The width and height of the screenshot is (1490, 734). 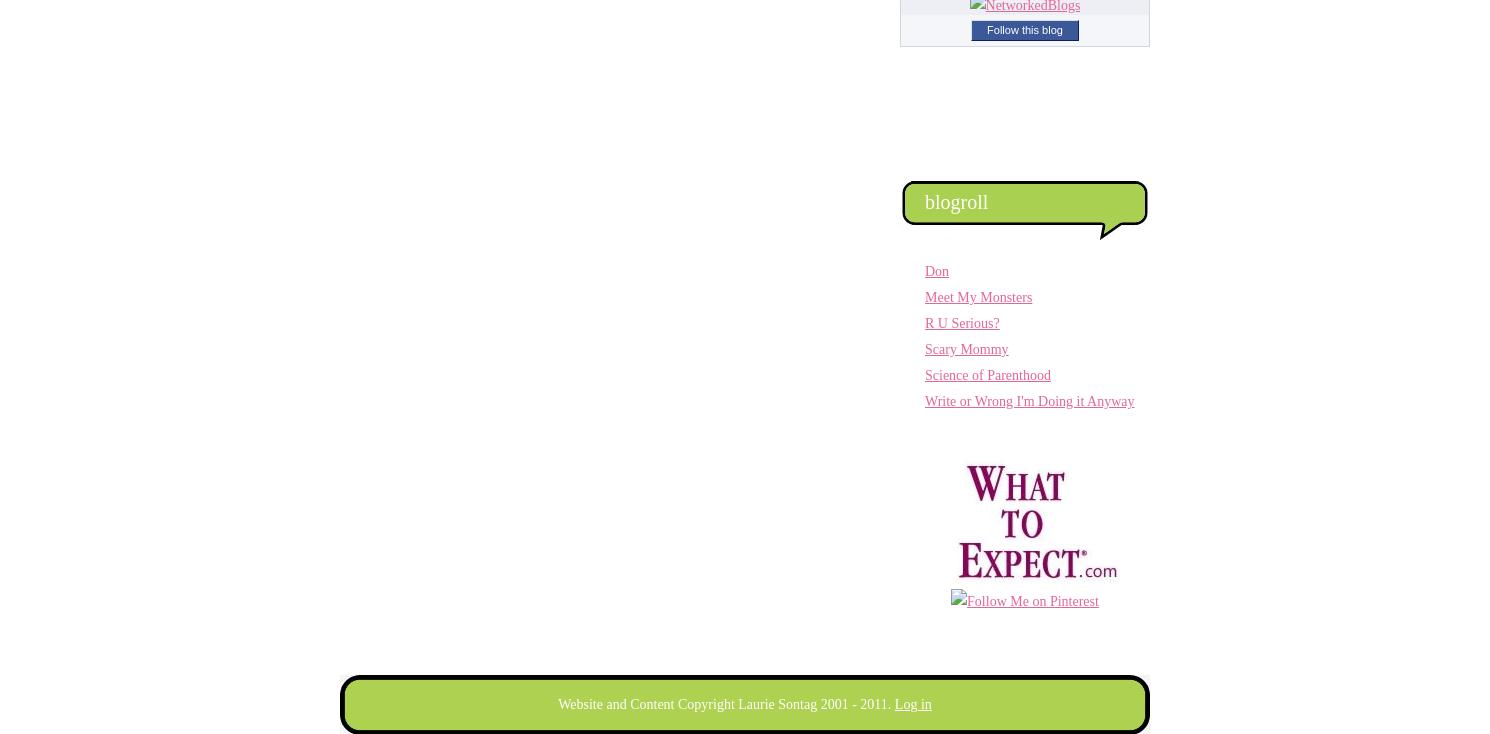 What do you see at coordinates (912, 704) in the screenshot?
I see `'Log in'` at bounding box center [912, 704].